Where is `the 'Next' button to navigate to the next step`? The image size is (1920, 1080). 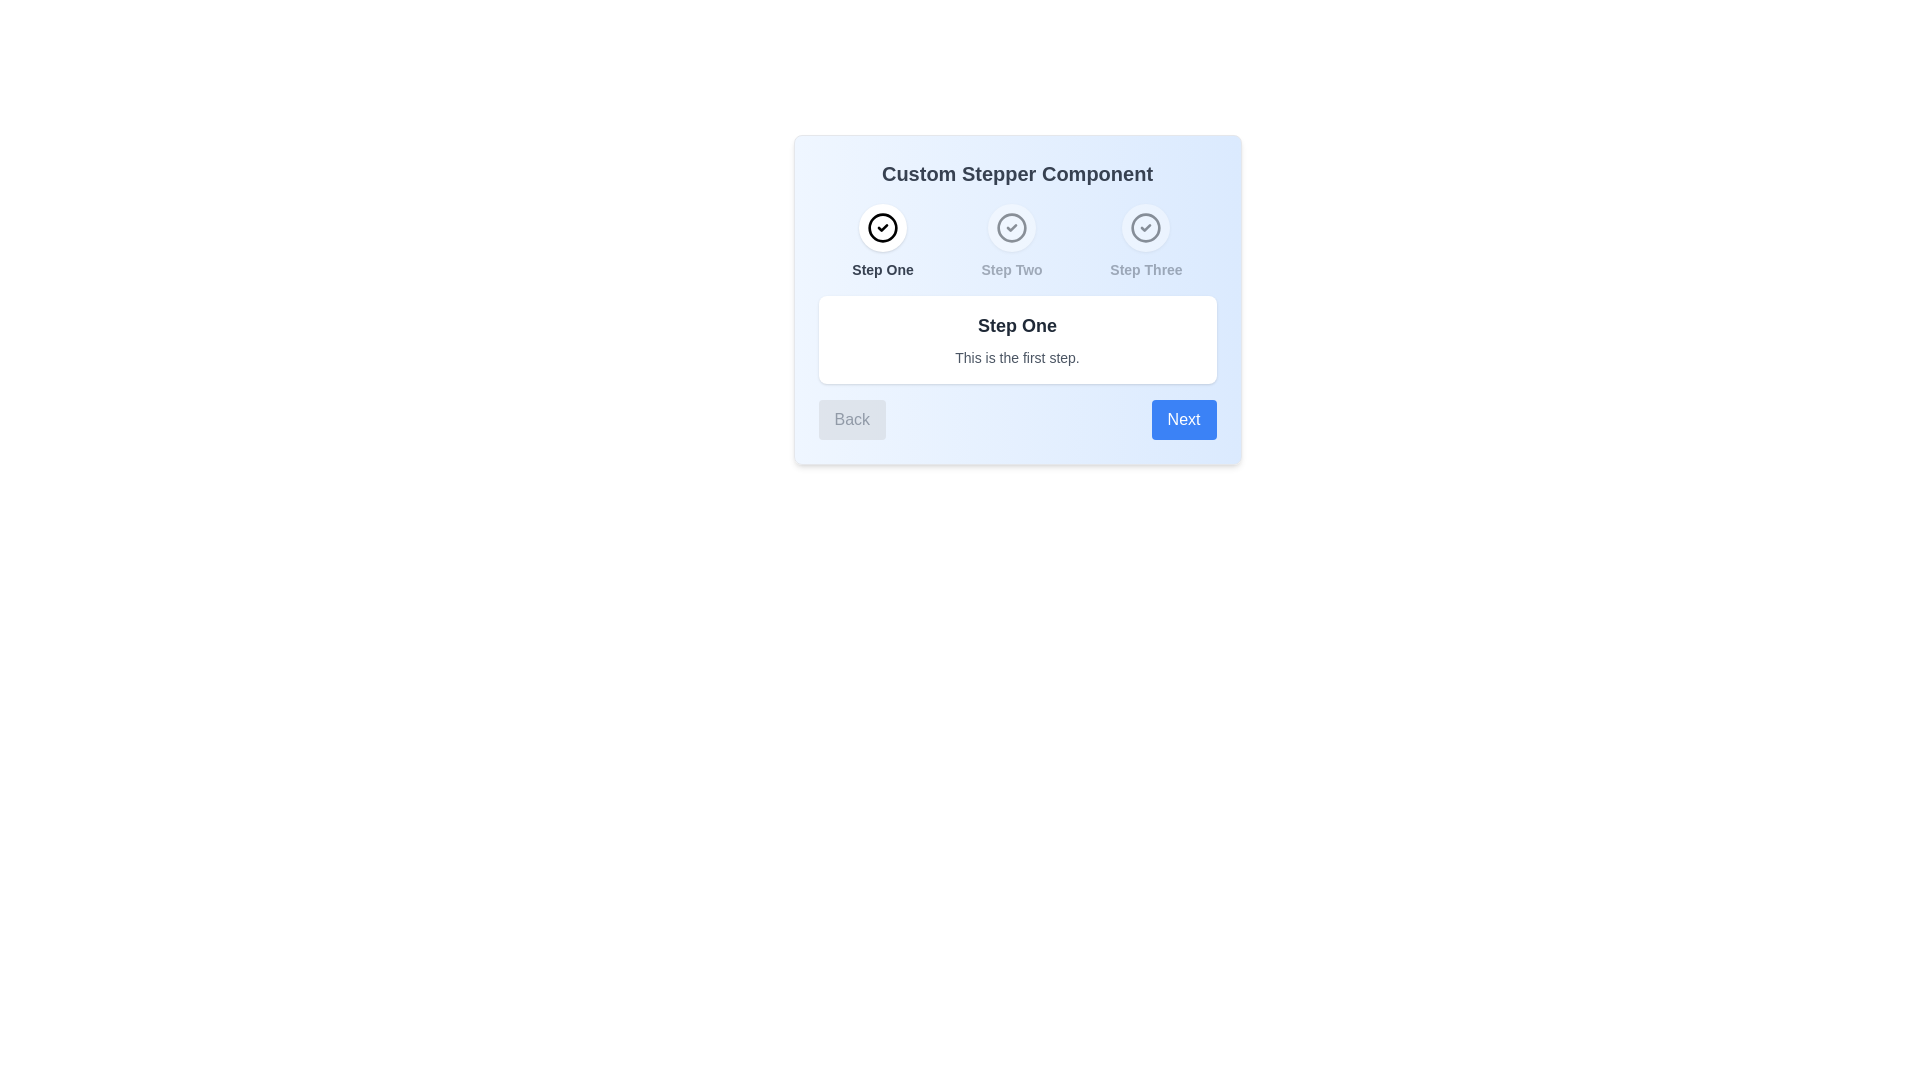 the 'Next' button to navigate to the next step is located at coordinates (1184, 419).